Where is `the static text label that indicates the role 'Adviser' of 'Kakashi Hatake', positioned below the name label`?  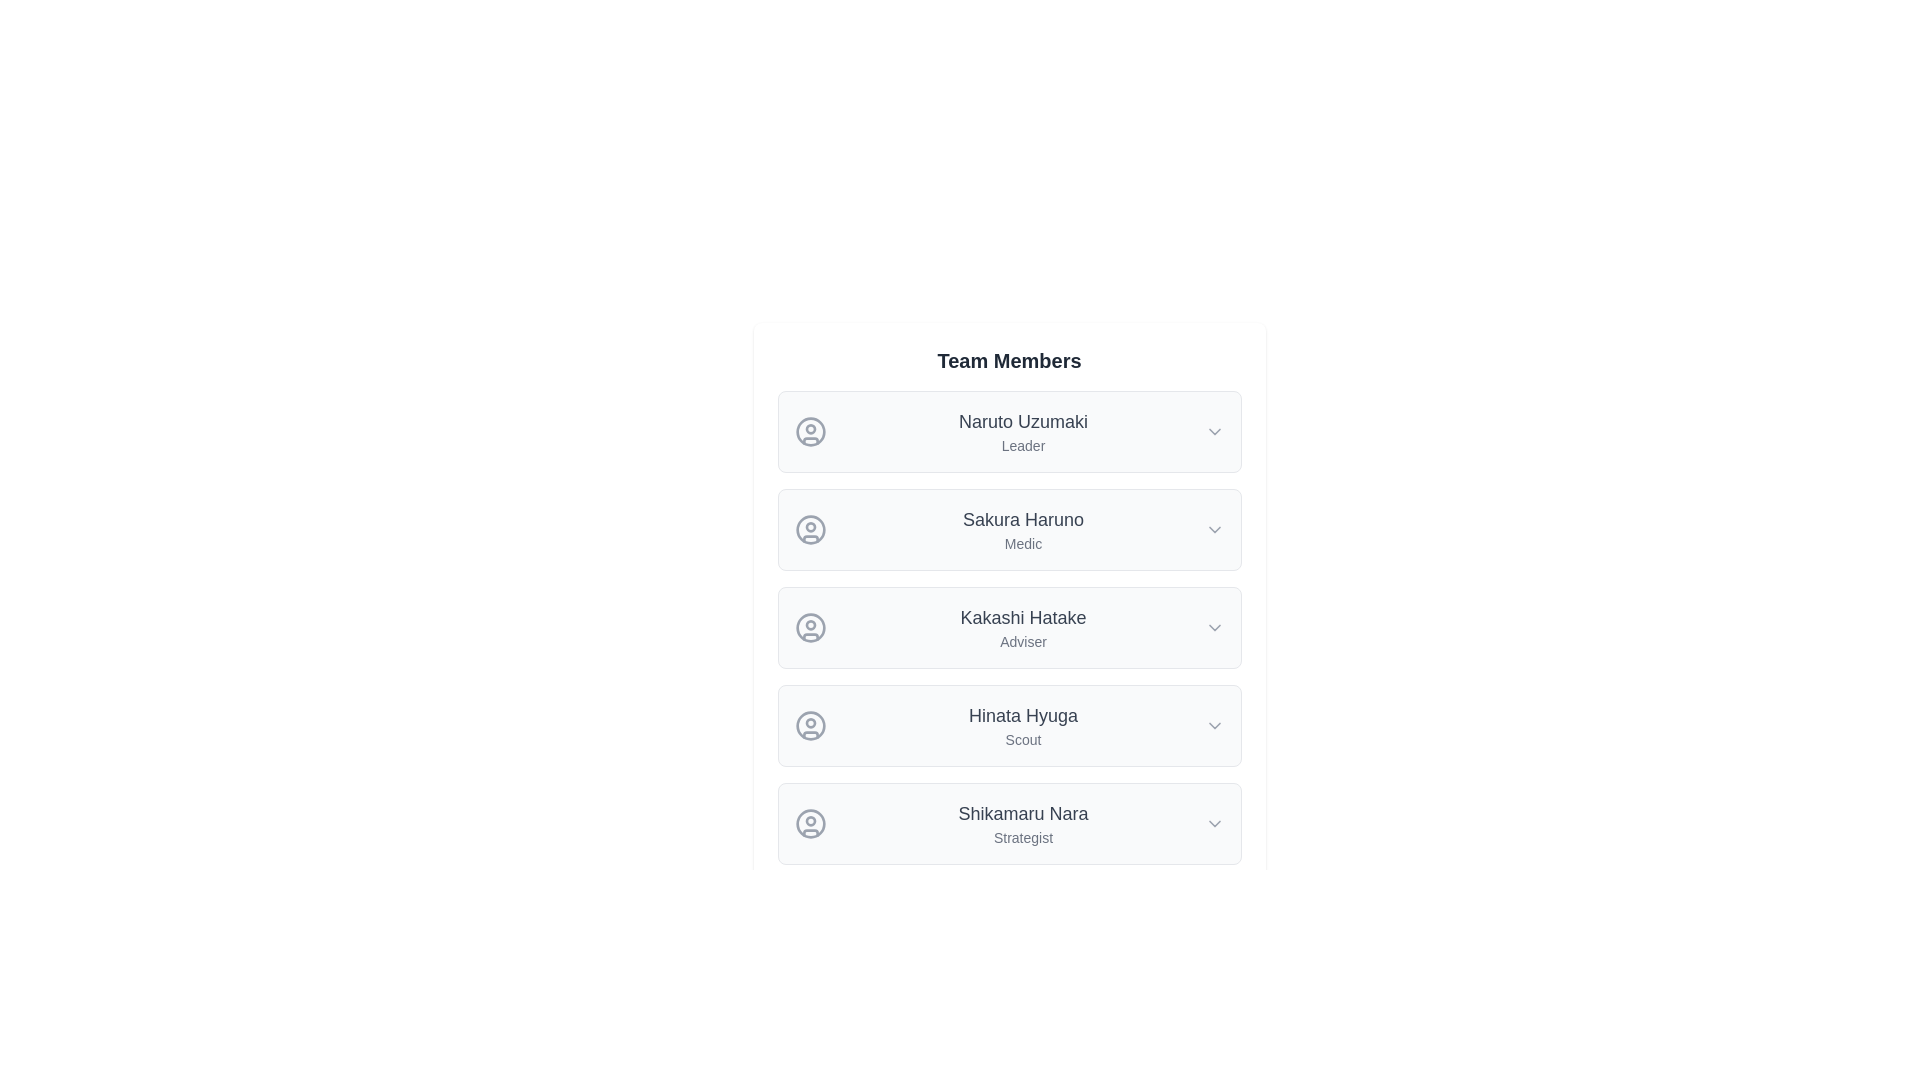 the static text label that indicates the role 'Adviser' of 'Kakashi Hatake', positioned below the name label is located at coordinates (1023, 641).